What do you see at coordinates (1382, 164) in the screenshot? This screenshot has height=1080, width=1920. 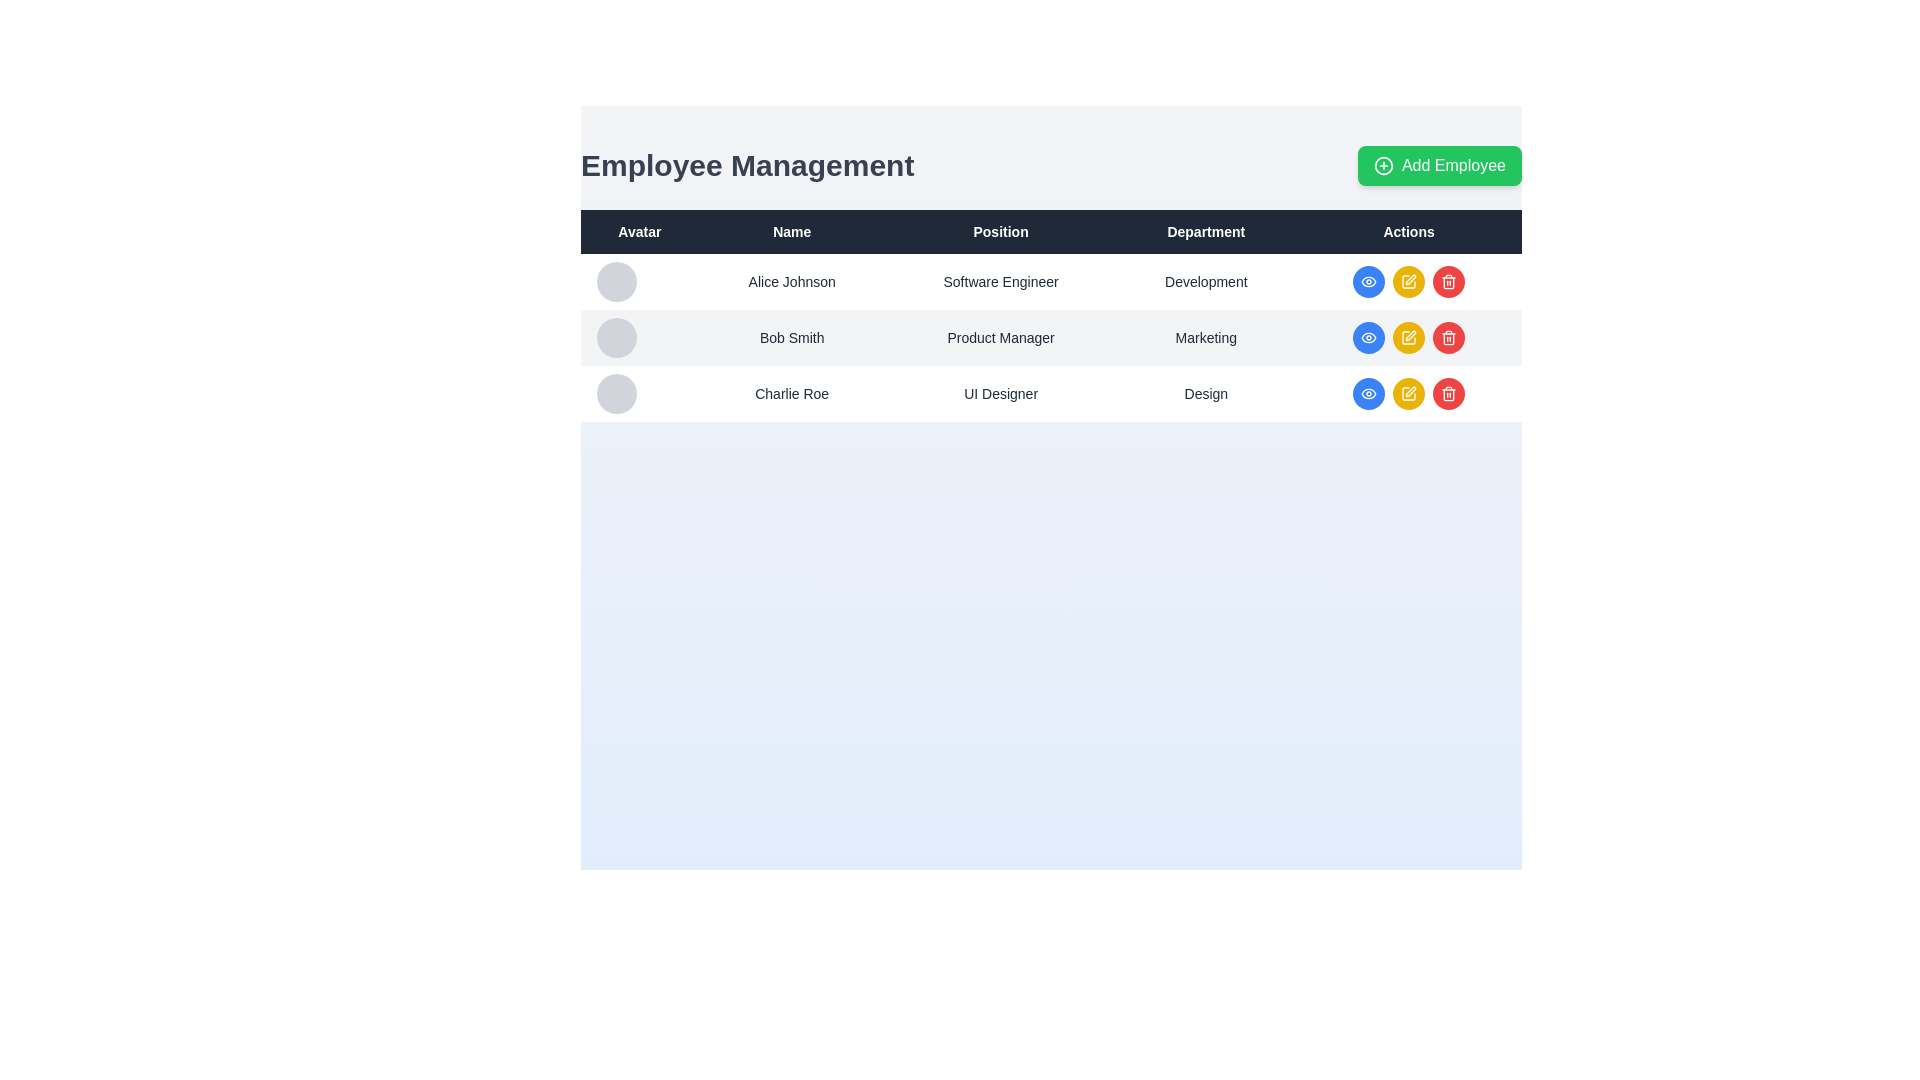 I see `the circular element that forms part of the plus-circle icon within the 'Add Employee' button, located in the top-right section of the user interface` at bounding box center [1382, 164].